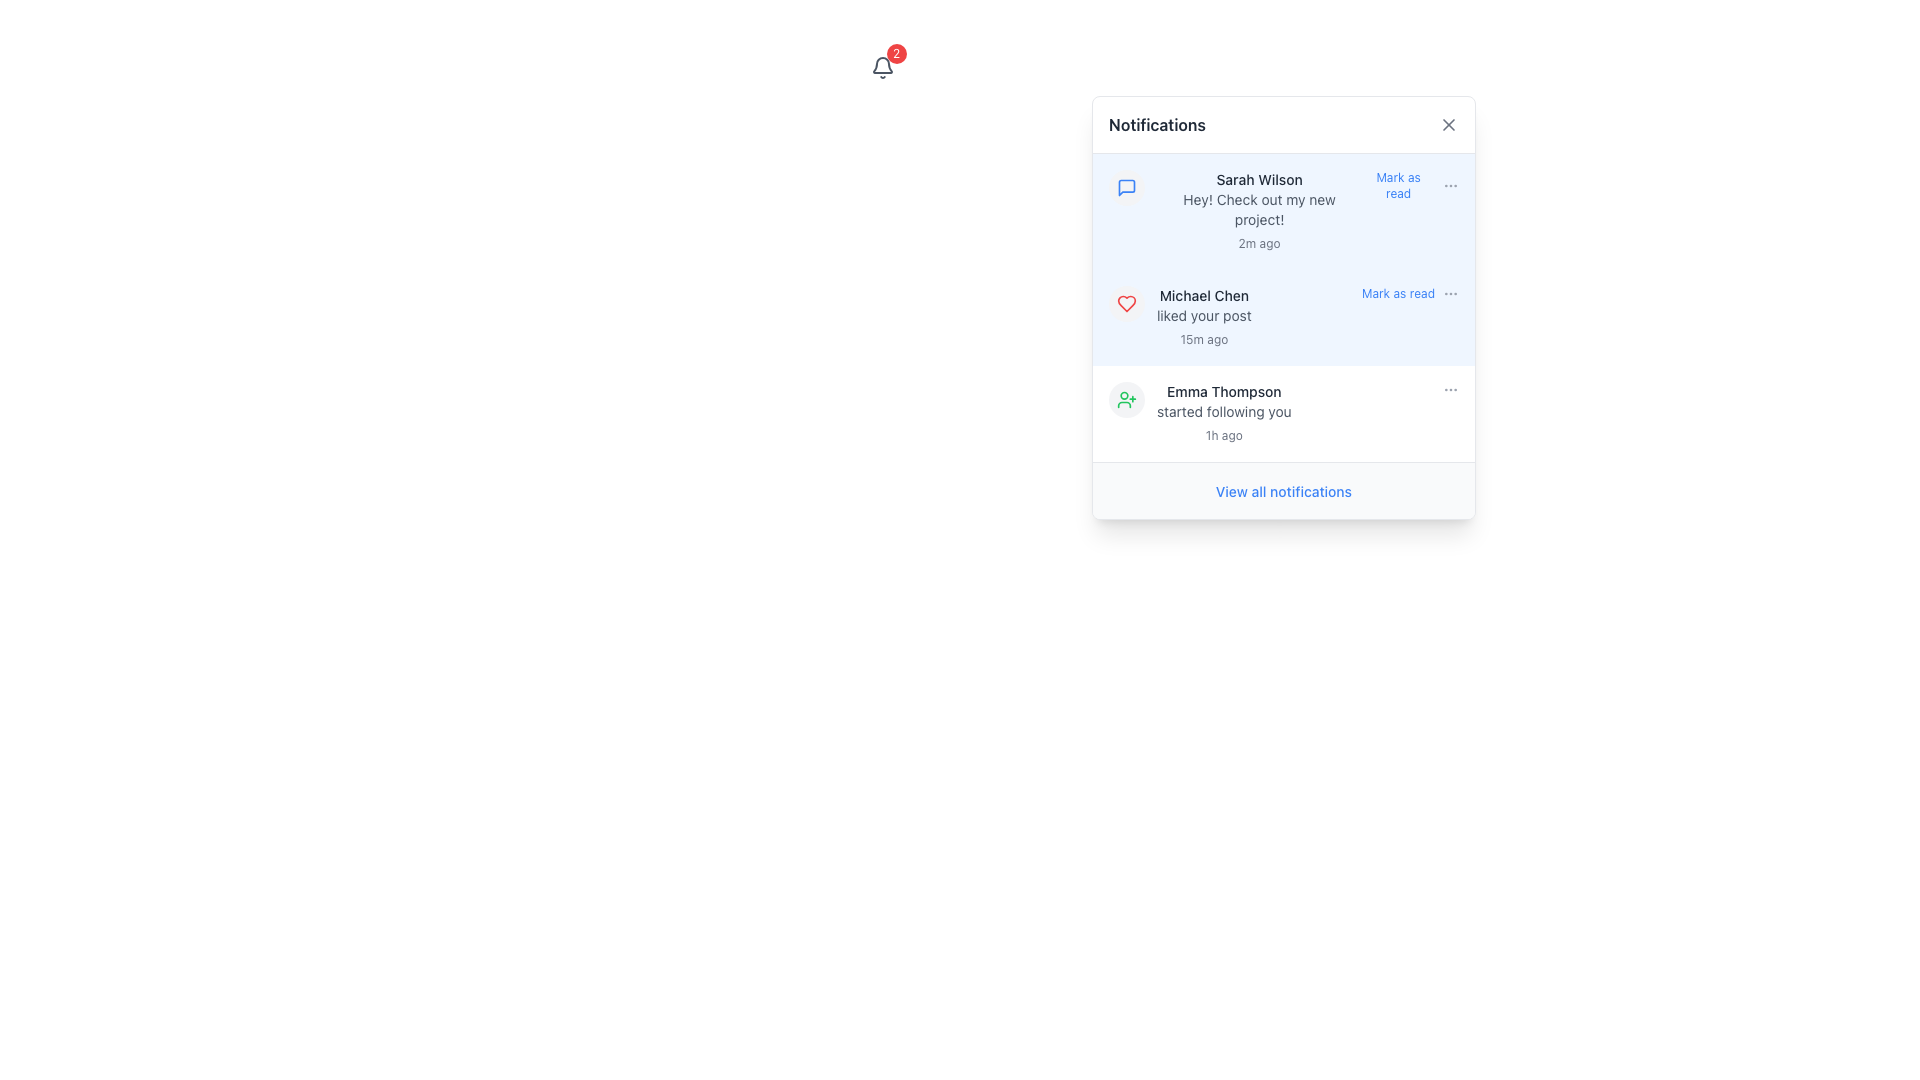 The height and width of the screenshot is (1080, 1920). What do you see at coordinates (1258, 242) in the screenshot?
I see `the text label indicating the time elapsed since the notification generated, positioned at the bottom of the notification under the title 'Sarah Wilson'` at bounding box center [1258, 242].